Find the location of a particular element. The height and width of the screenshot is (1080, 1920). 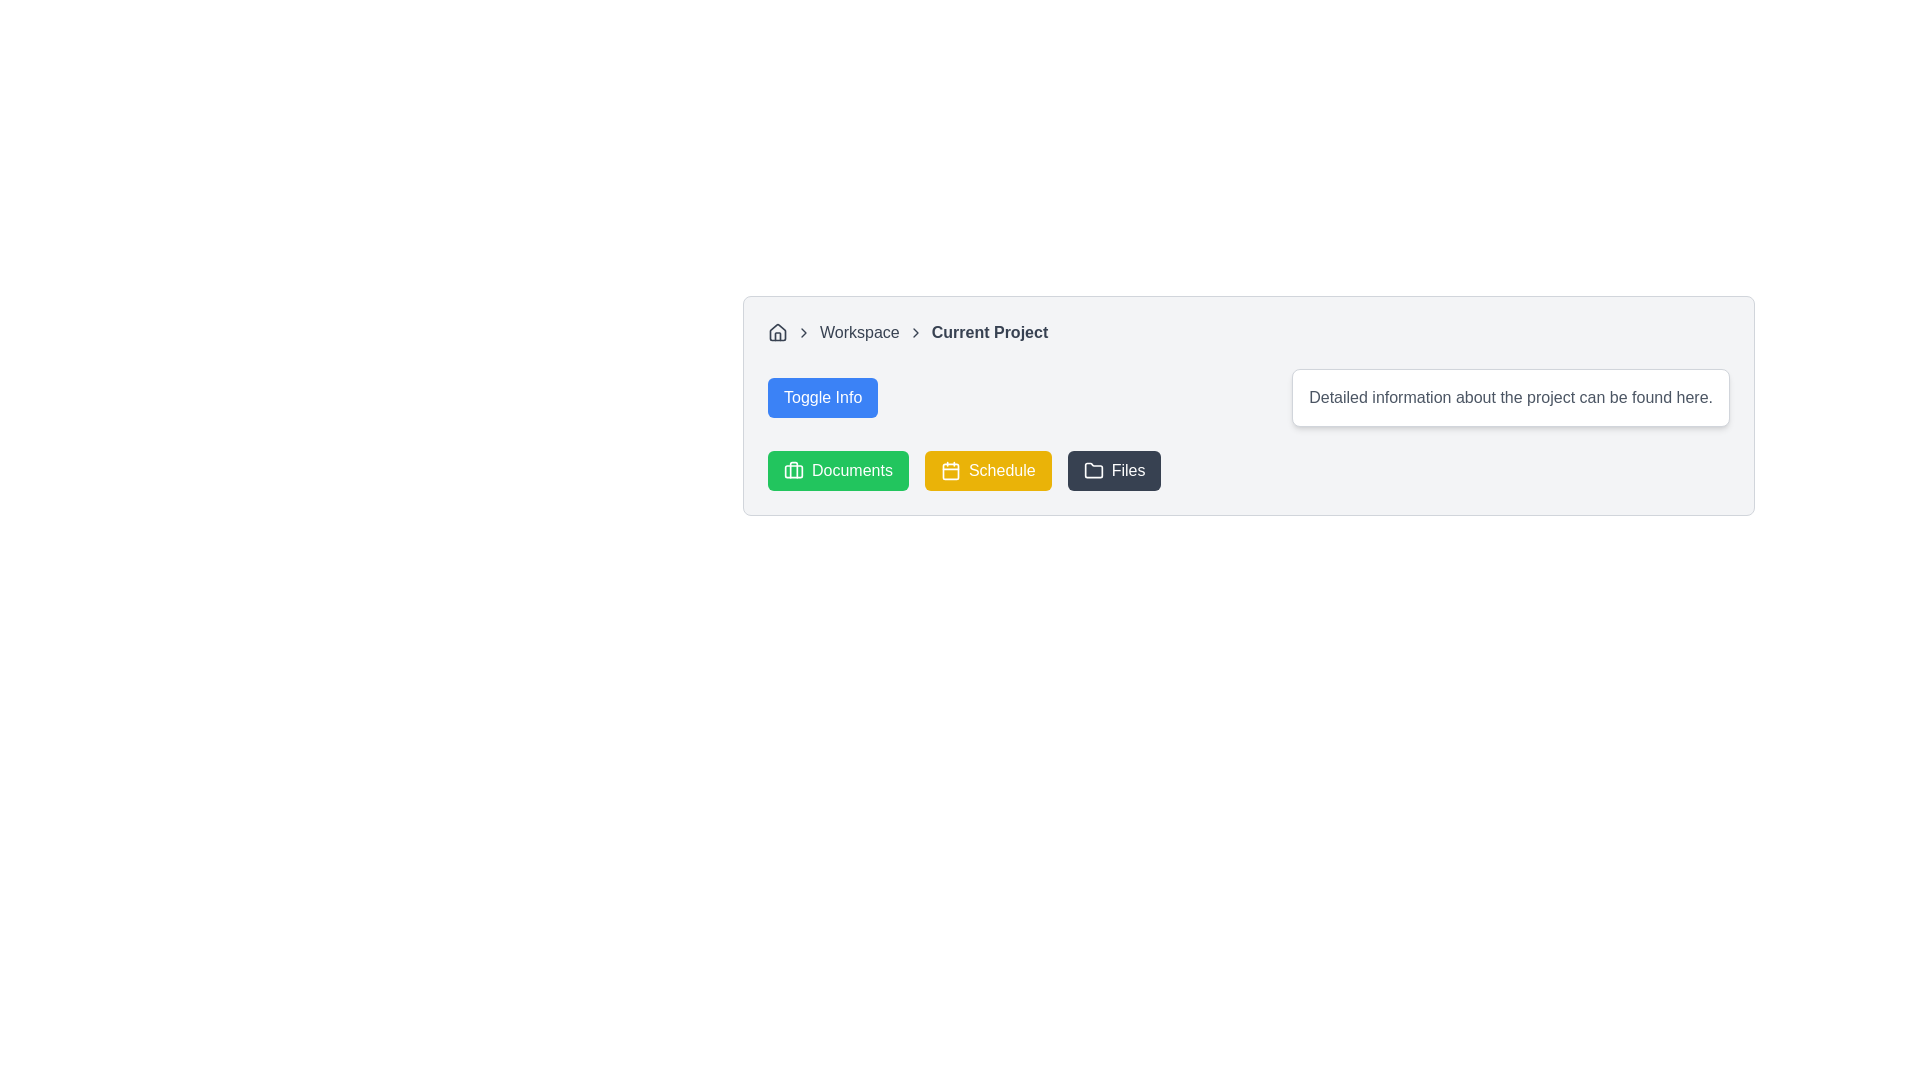

the 'Current Project' static text label in the breadcrumb navigation bar, which is displayed in bold font and positioned to the right of the 'Workspace' text is located at coordinates (989, 331).